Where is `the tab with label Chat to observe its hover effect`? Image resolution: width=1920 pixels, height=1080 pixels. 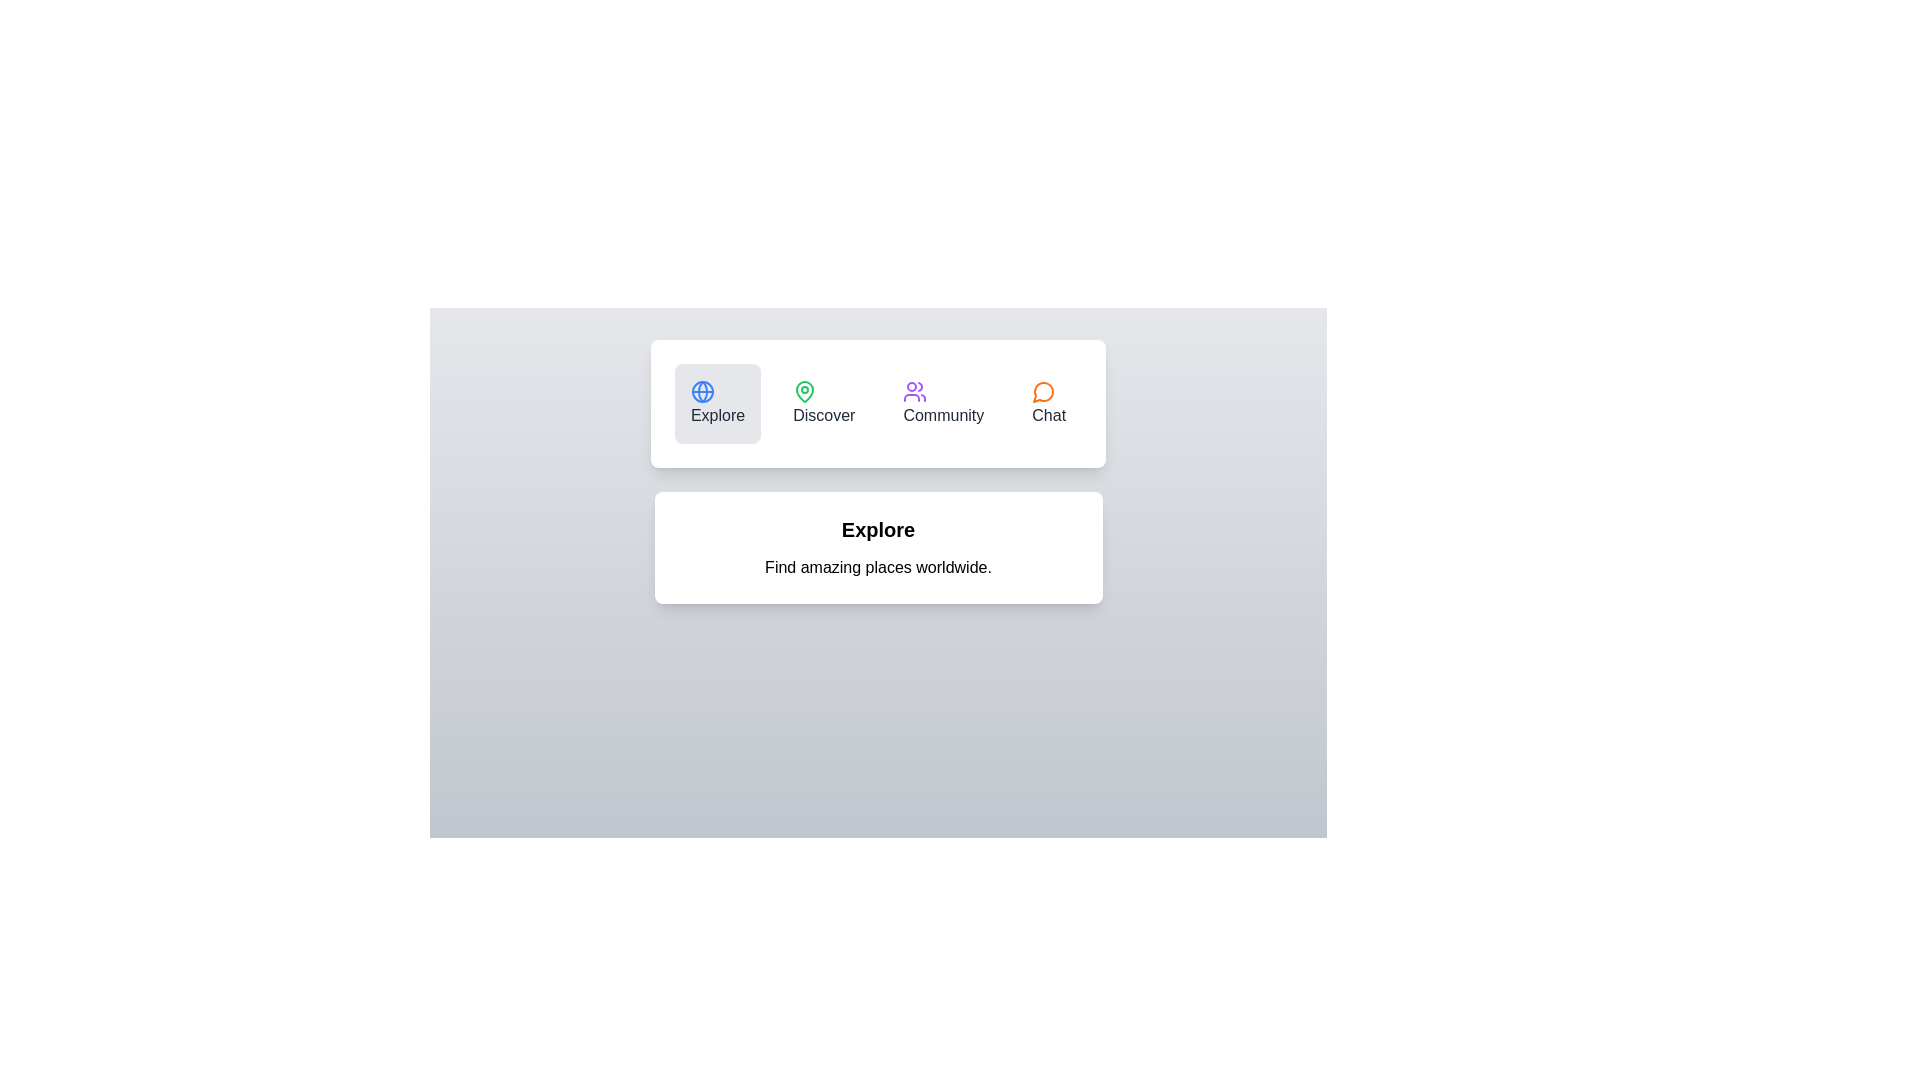
the tab with label Chat to observe its hover effect is located at coordinates (1048, 404).